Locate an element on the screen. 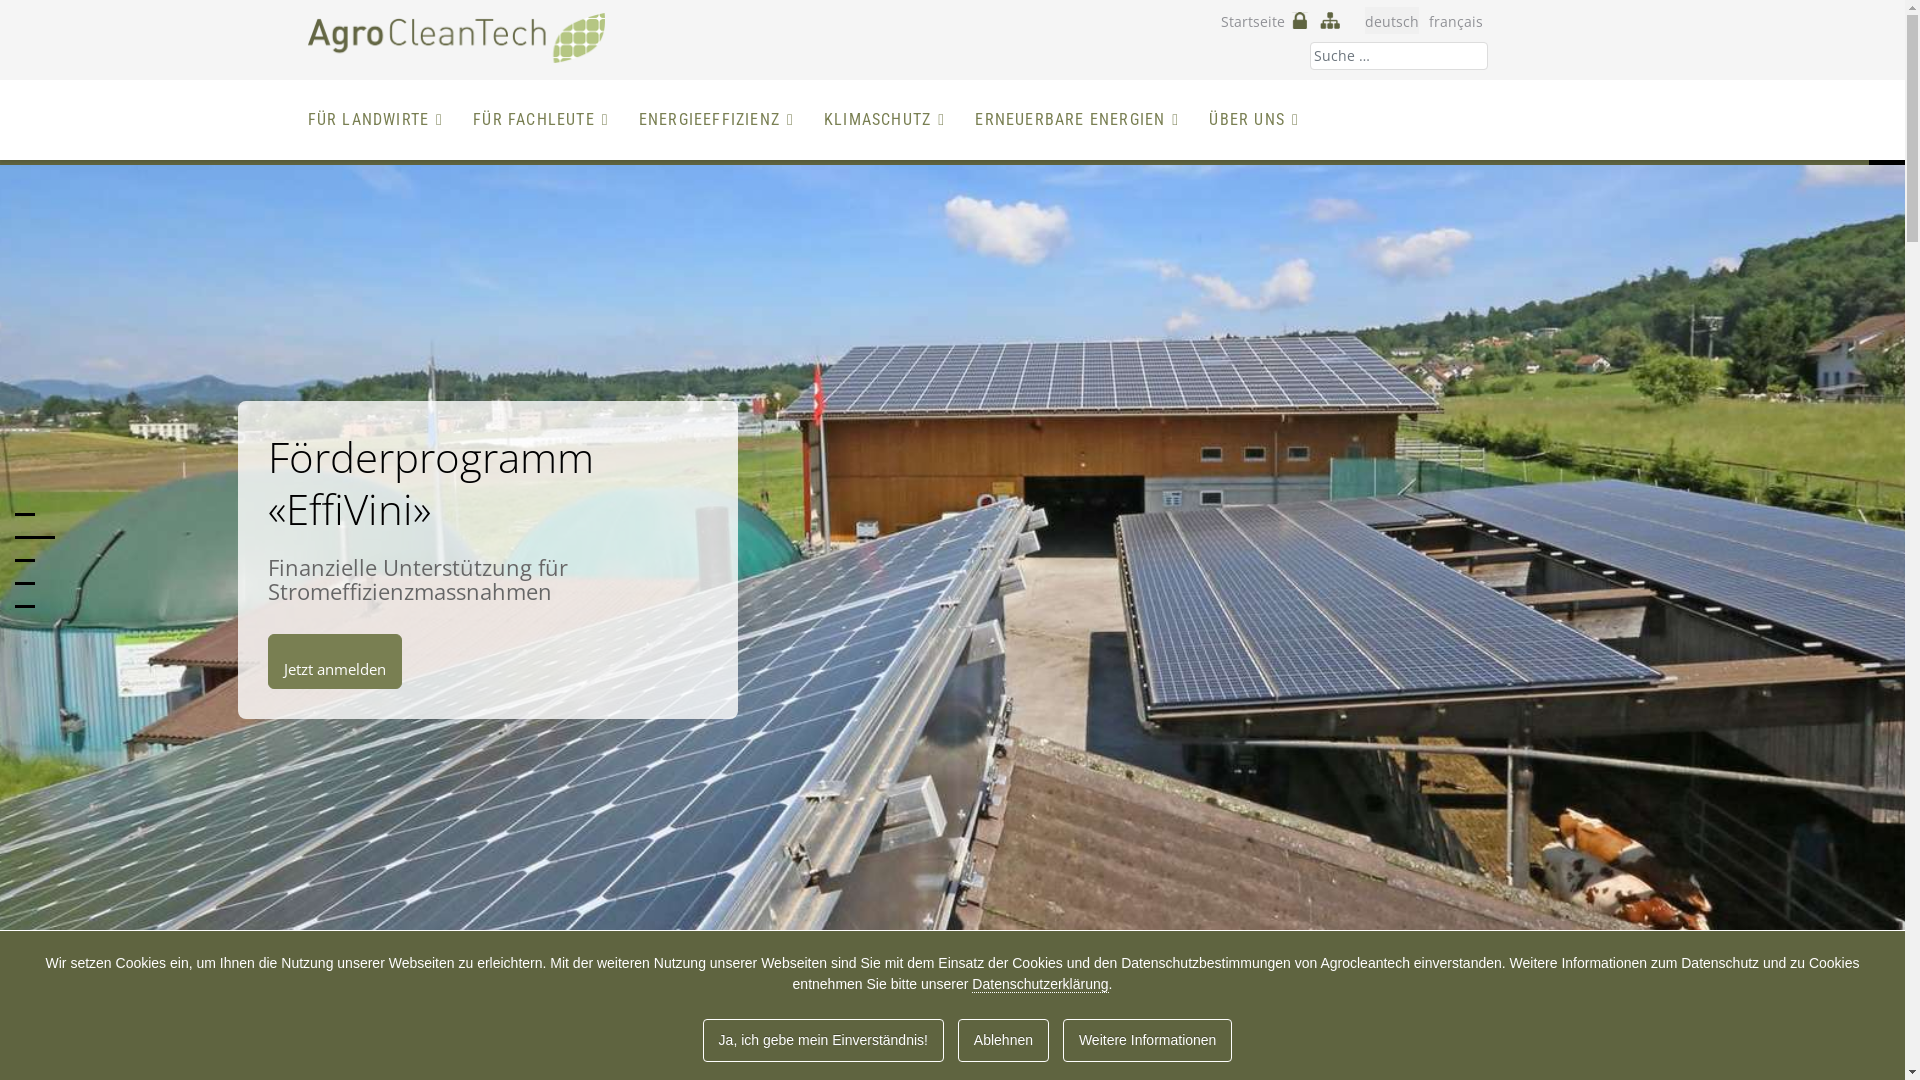 The height and width of the screenshot is (1080, 1920). 'deutsch' is located at coordinates (1390, 21).